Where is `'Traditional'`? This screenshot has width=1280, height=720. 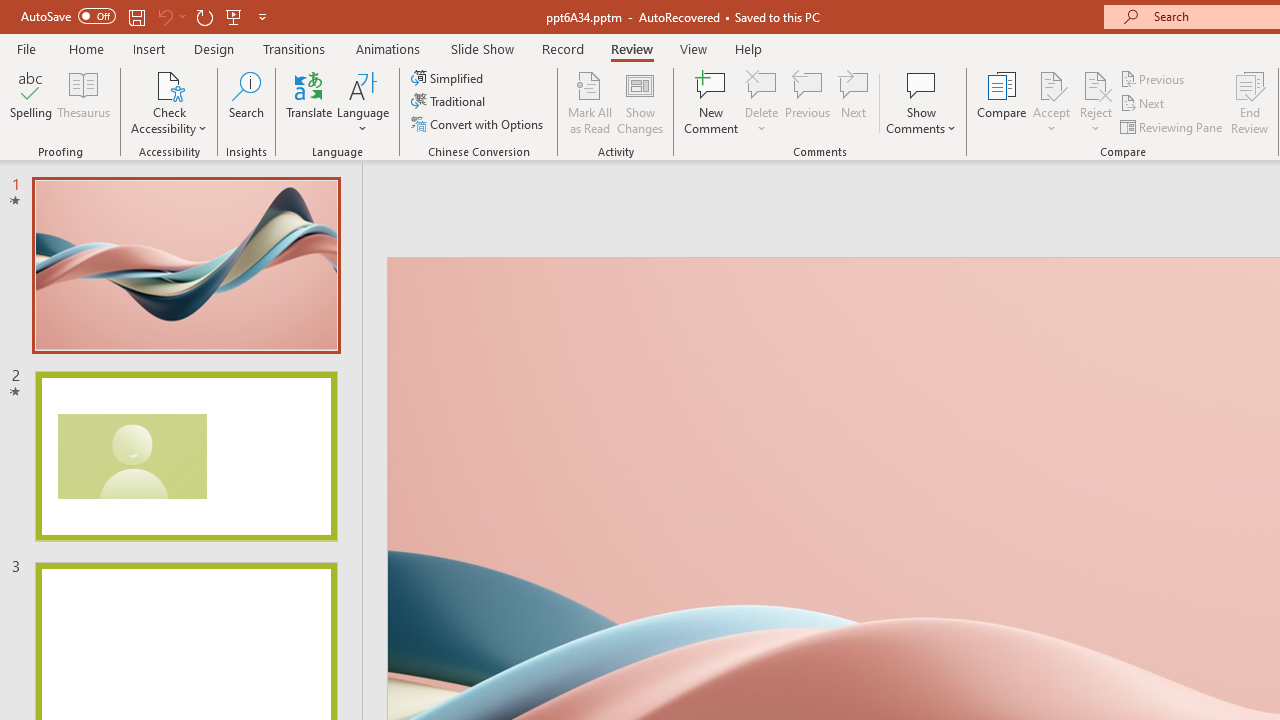 'Traditional' is located at coordinates (448, 101).